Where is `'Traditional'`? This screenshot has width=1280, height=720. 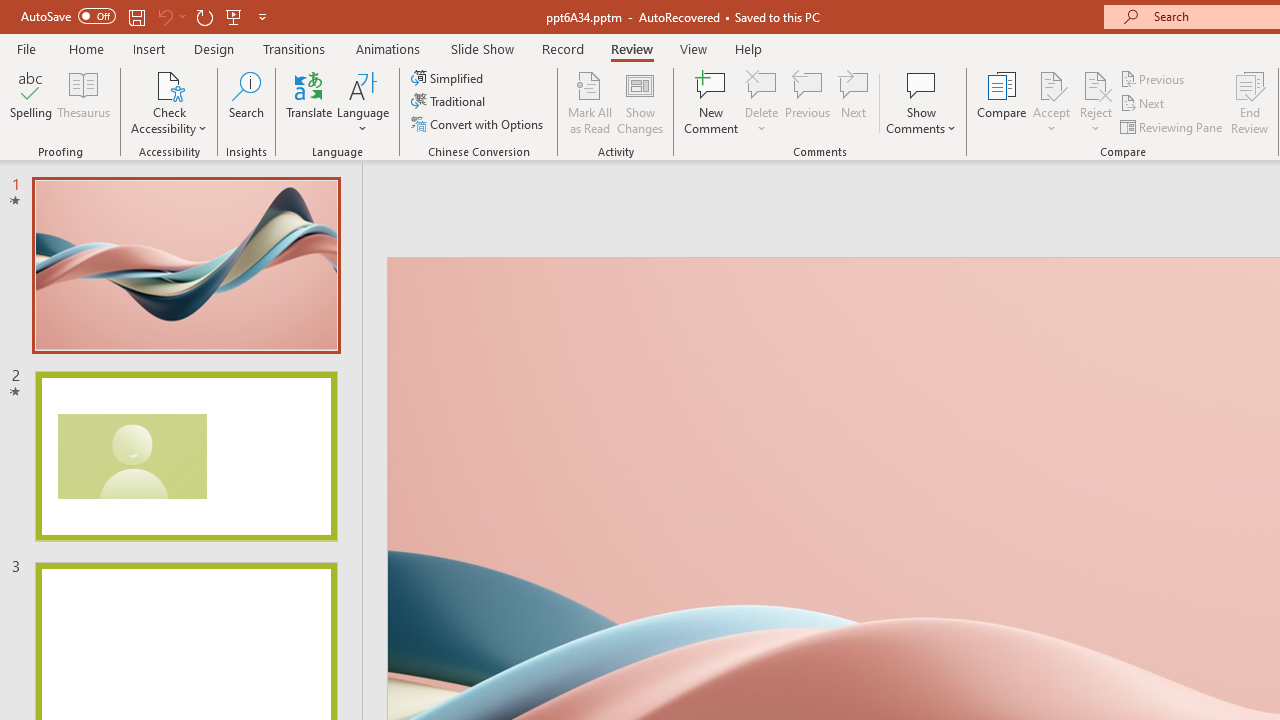 'Traditional' is located at coordinates (448, 101).